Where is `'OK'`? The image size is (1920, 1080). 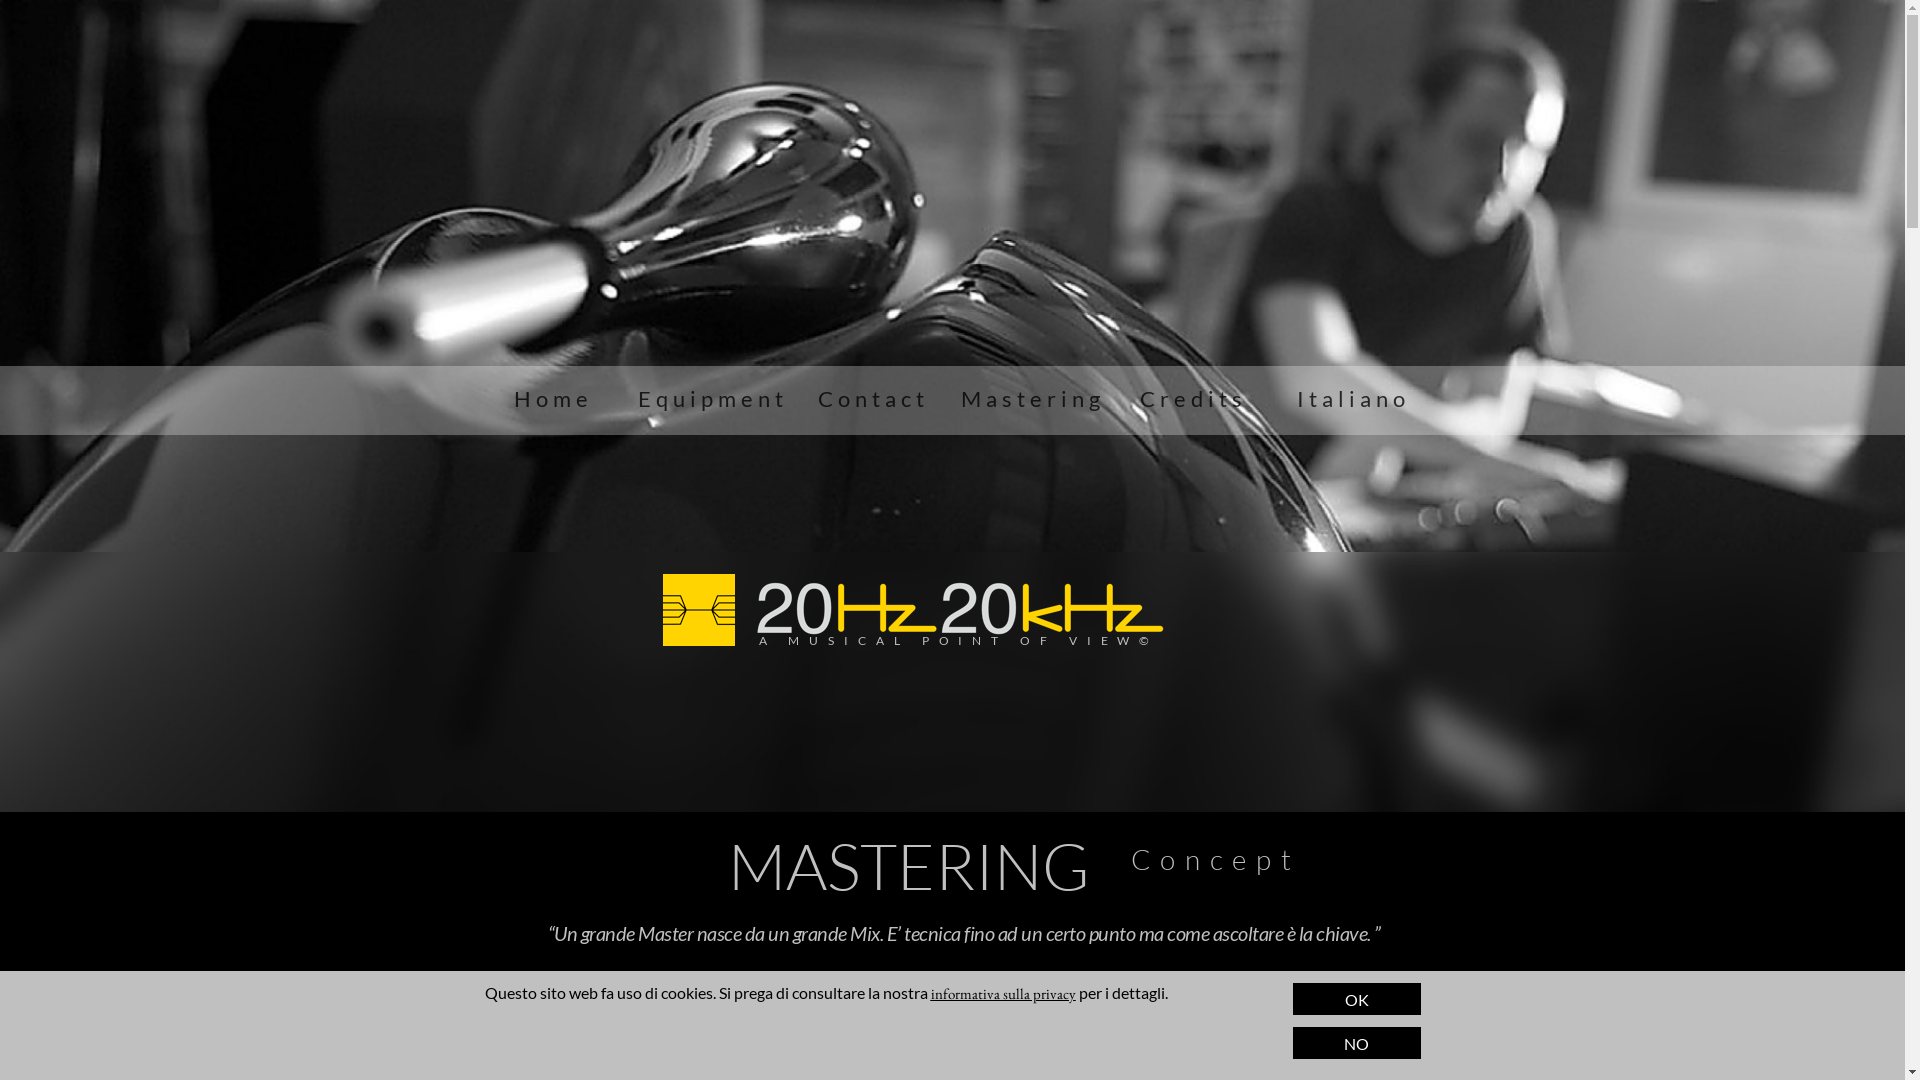
'OK' is located at coordinates (1291, 999).